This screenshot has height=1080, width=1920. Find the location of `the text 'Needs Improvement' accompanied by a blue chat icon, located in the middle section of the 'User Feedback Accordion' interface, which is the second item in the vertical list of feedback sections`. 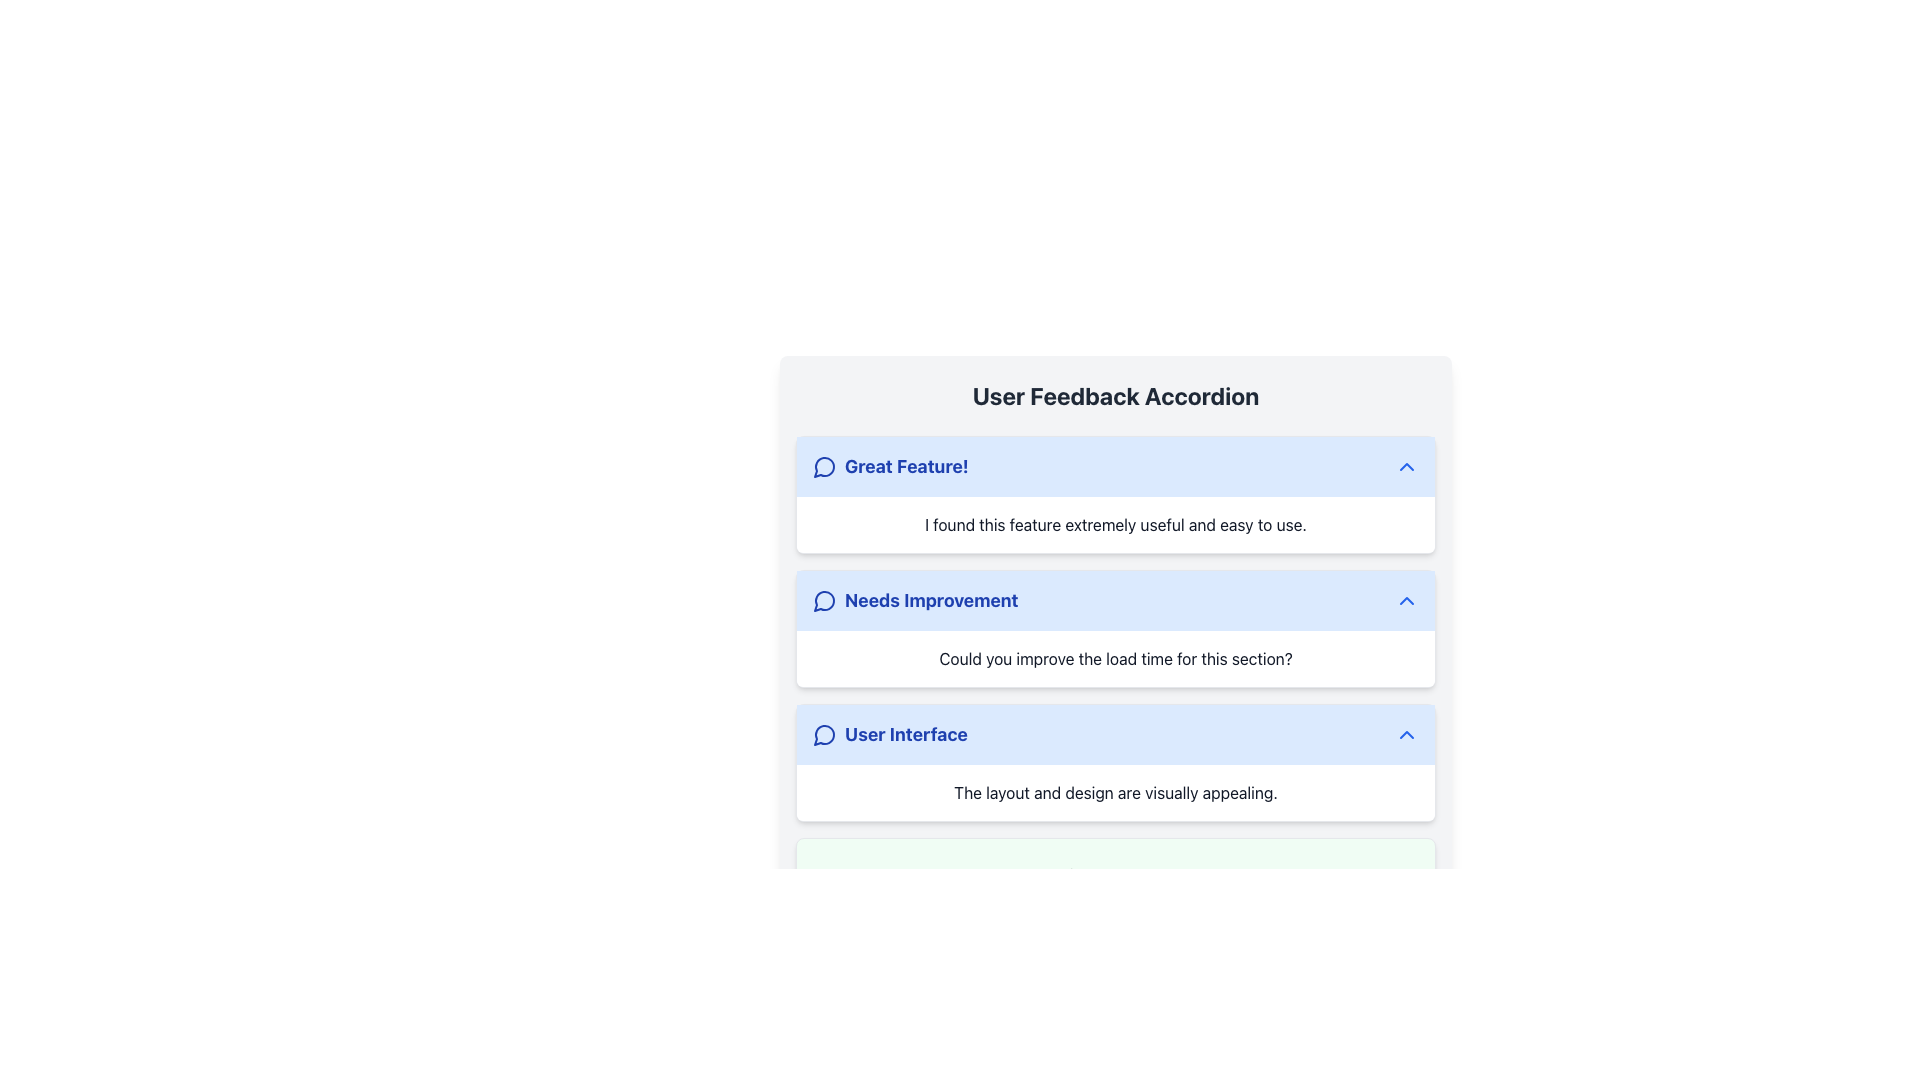

the text 'Needs Improvement' accompanied by a blue chat icon, located in the middle section of the 'User Feedback Accordion' interface, which is the second item in the vertical list of feedback sections is located at coordinates (914, 600).